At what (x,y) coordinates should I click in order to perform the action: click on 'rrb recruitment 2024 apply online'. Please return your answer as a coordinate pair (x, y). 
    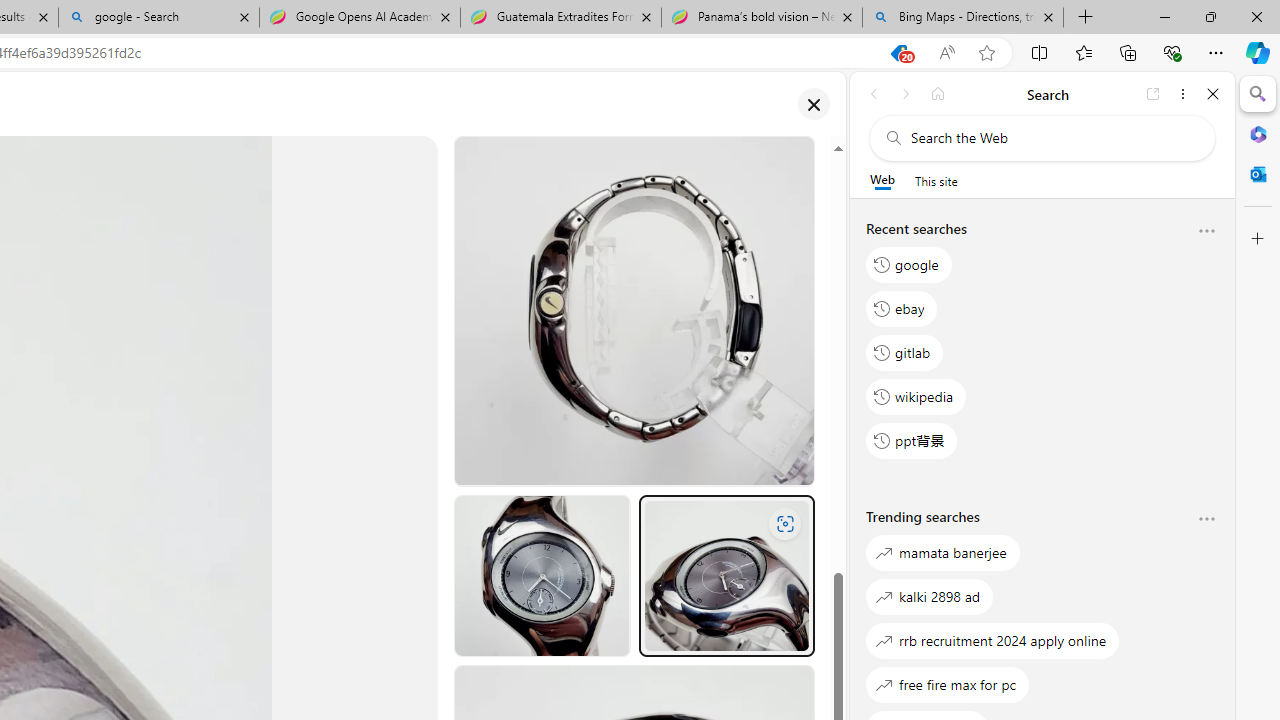
    Looking at the image, I should click on (993, 640).